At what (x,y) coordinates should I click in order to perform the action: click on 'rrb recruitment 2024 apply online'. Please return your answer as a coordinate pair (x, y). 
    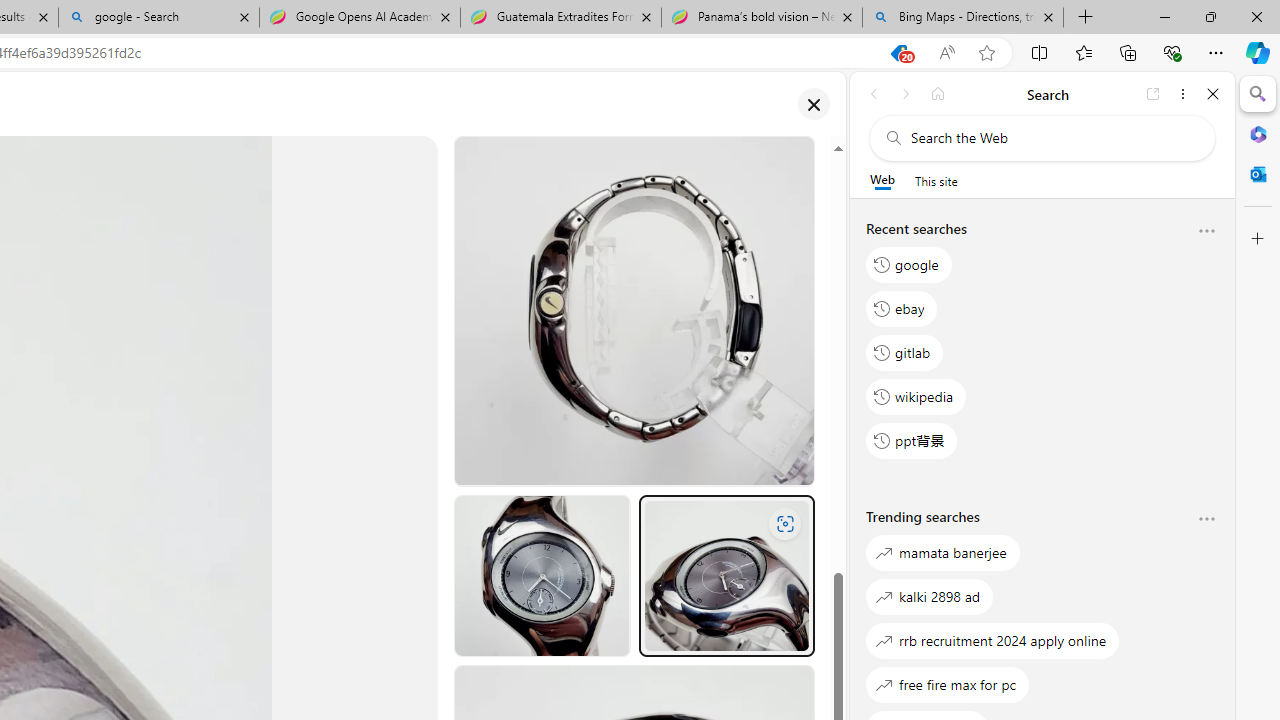
    Looking at the image, I should click on (993, 640).